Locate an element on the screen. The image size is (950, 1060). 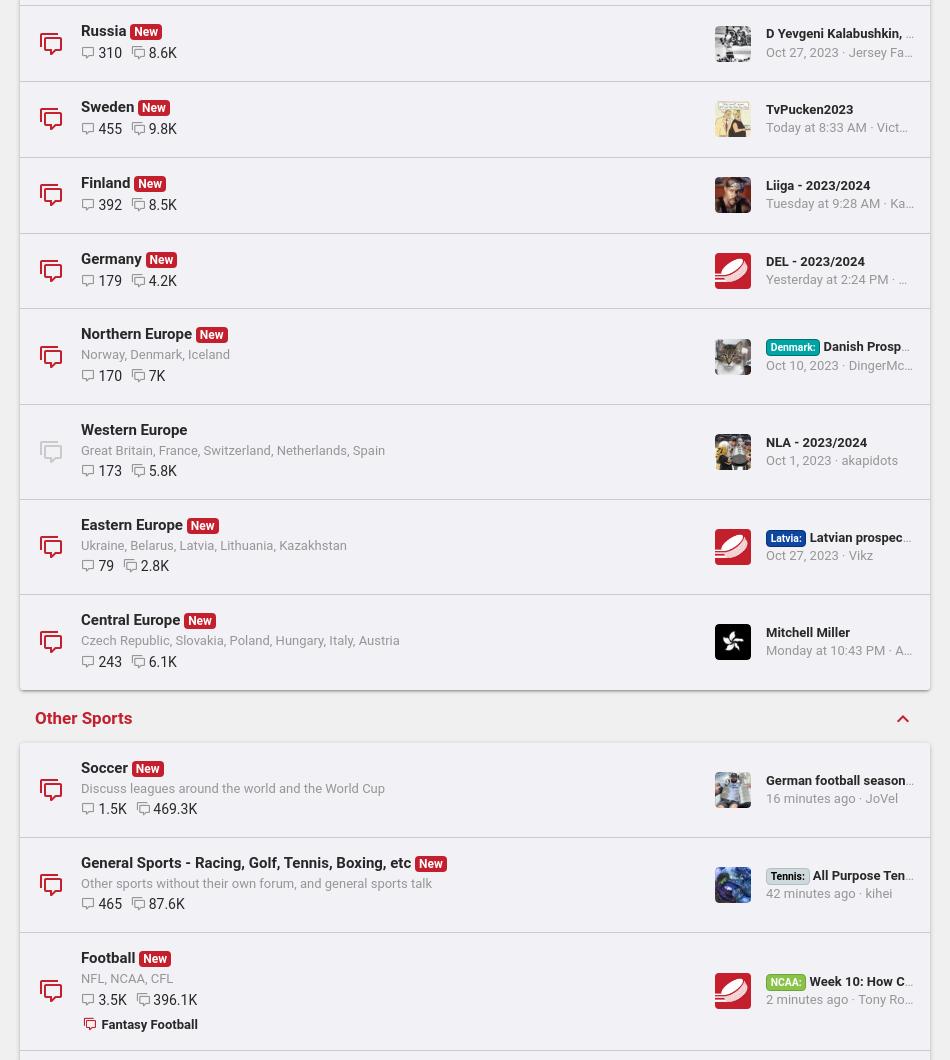
'761' is located at coordinates (110, 146).